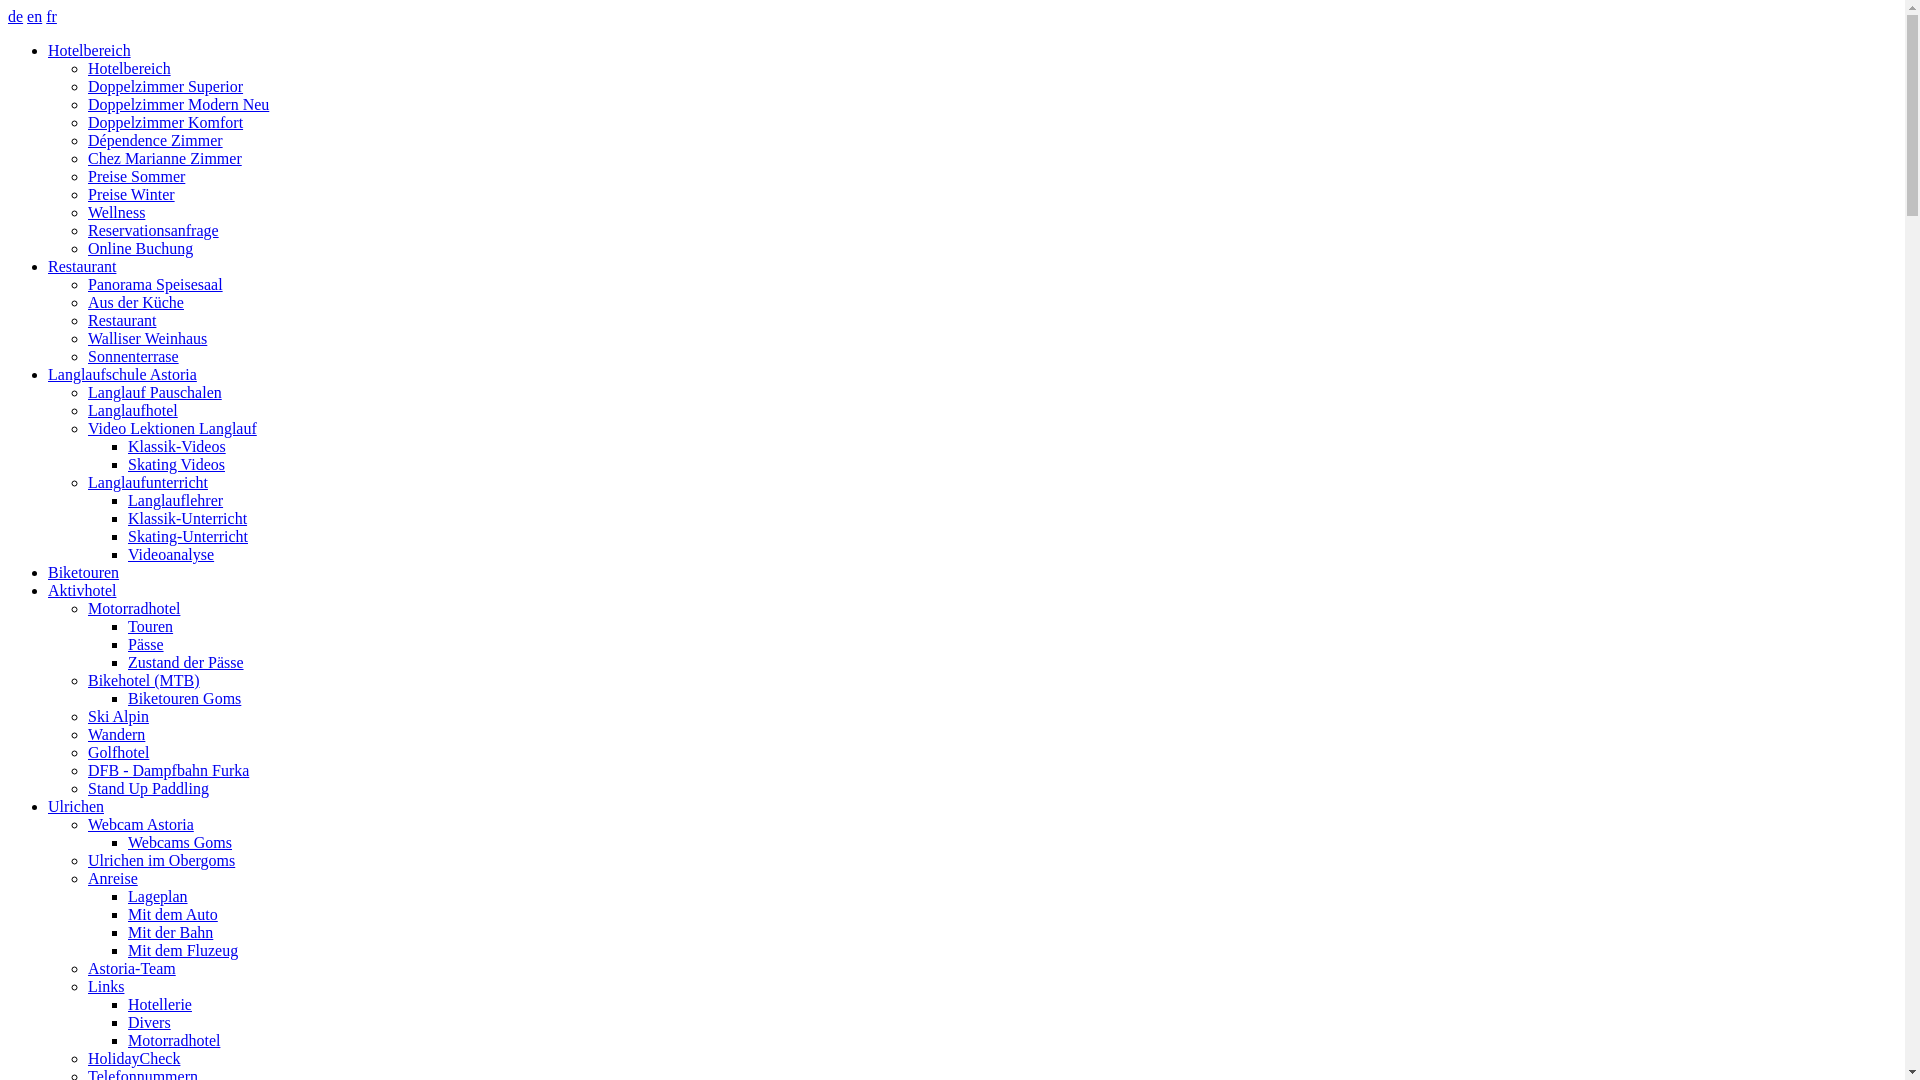 This screenshot has height=1080, width=1920. What do you see at coordinates (80, 589) in the screenshot?
I see `'Aktivhotel'` at bounding box center [80, 589].